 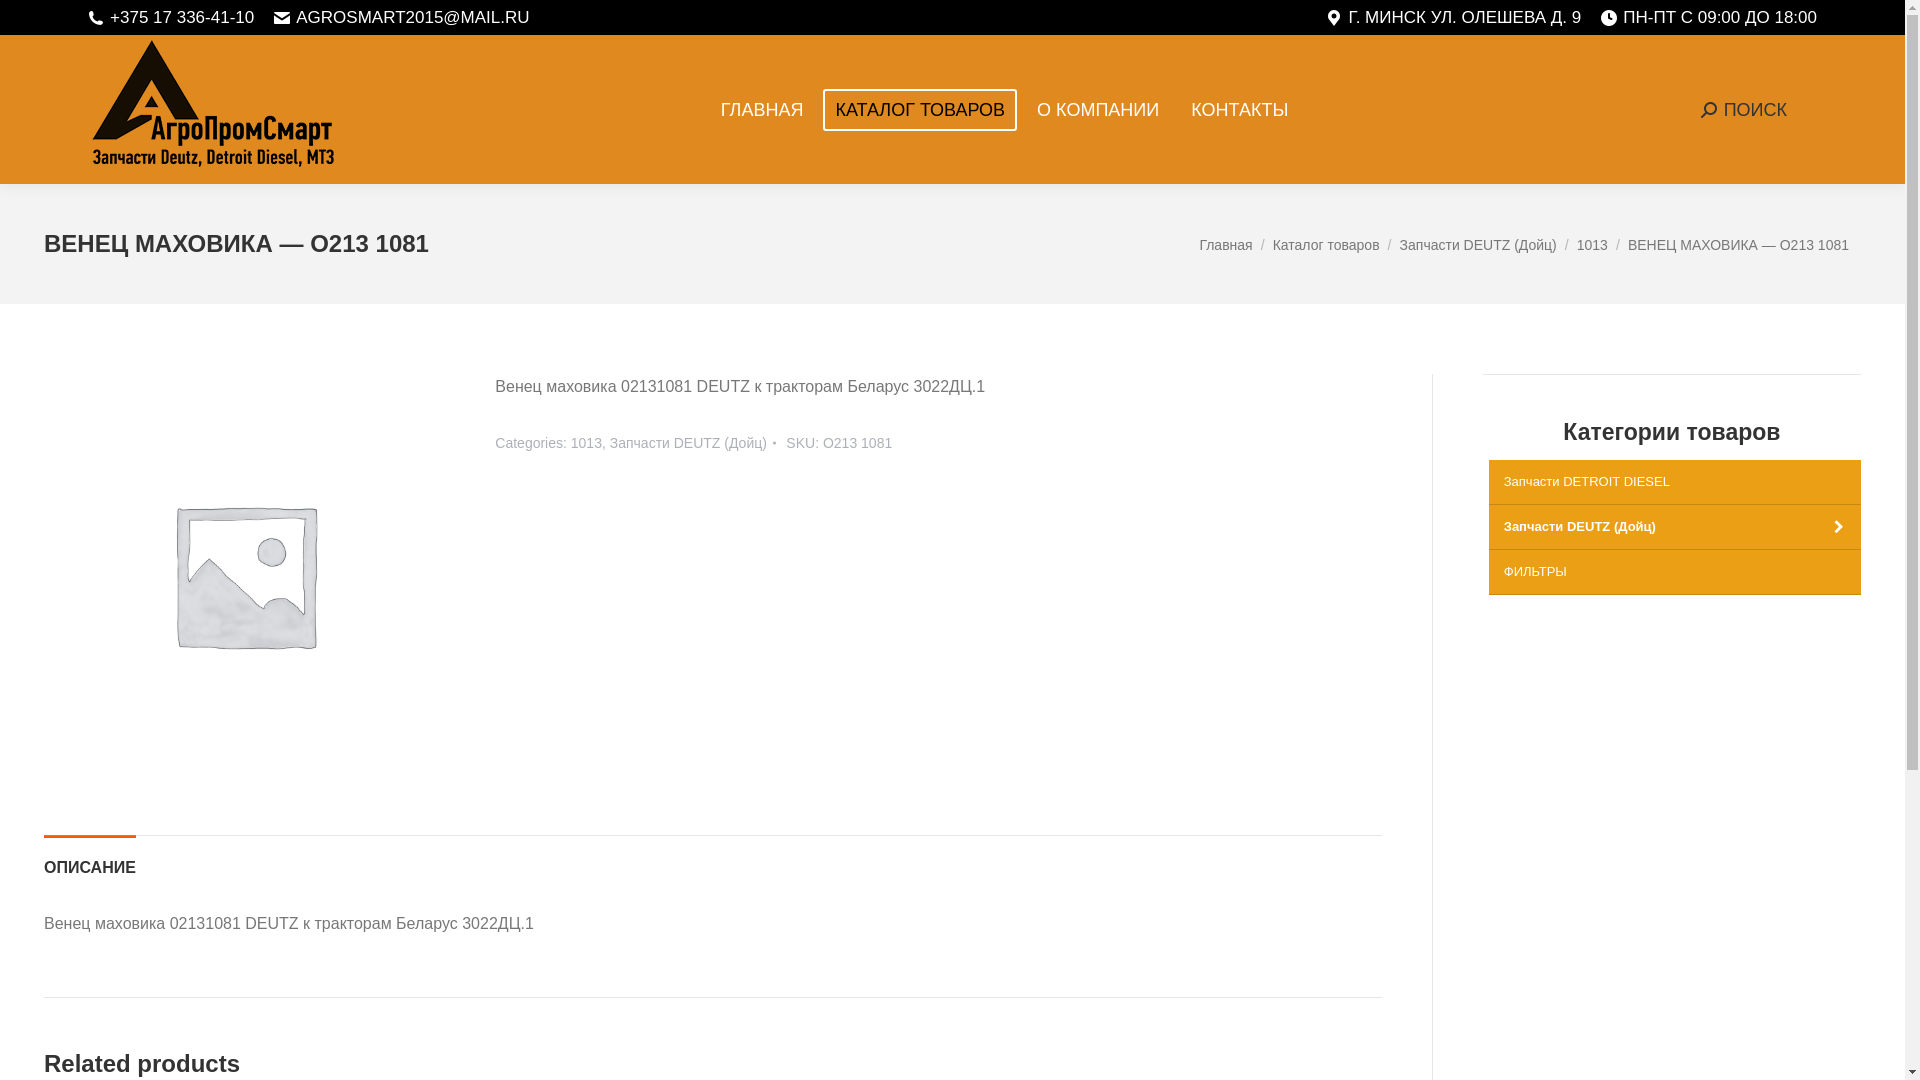 I want to click on '1013', so click(x=585, y=442).